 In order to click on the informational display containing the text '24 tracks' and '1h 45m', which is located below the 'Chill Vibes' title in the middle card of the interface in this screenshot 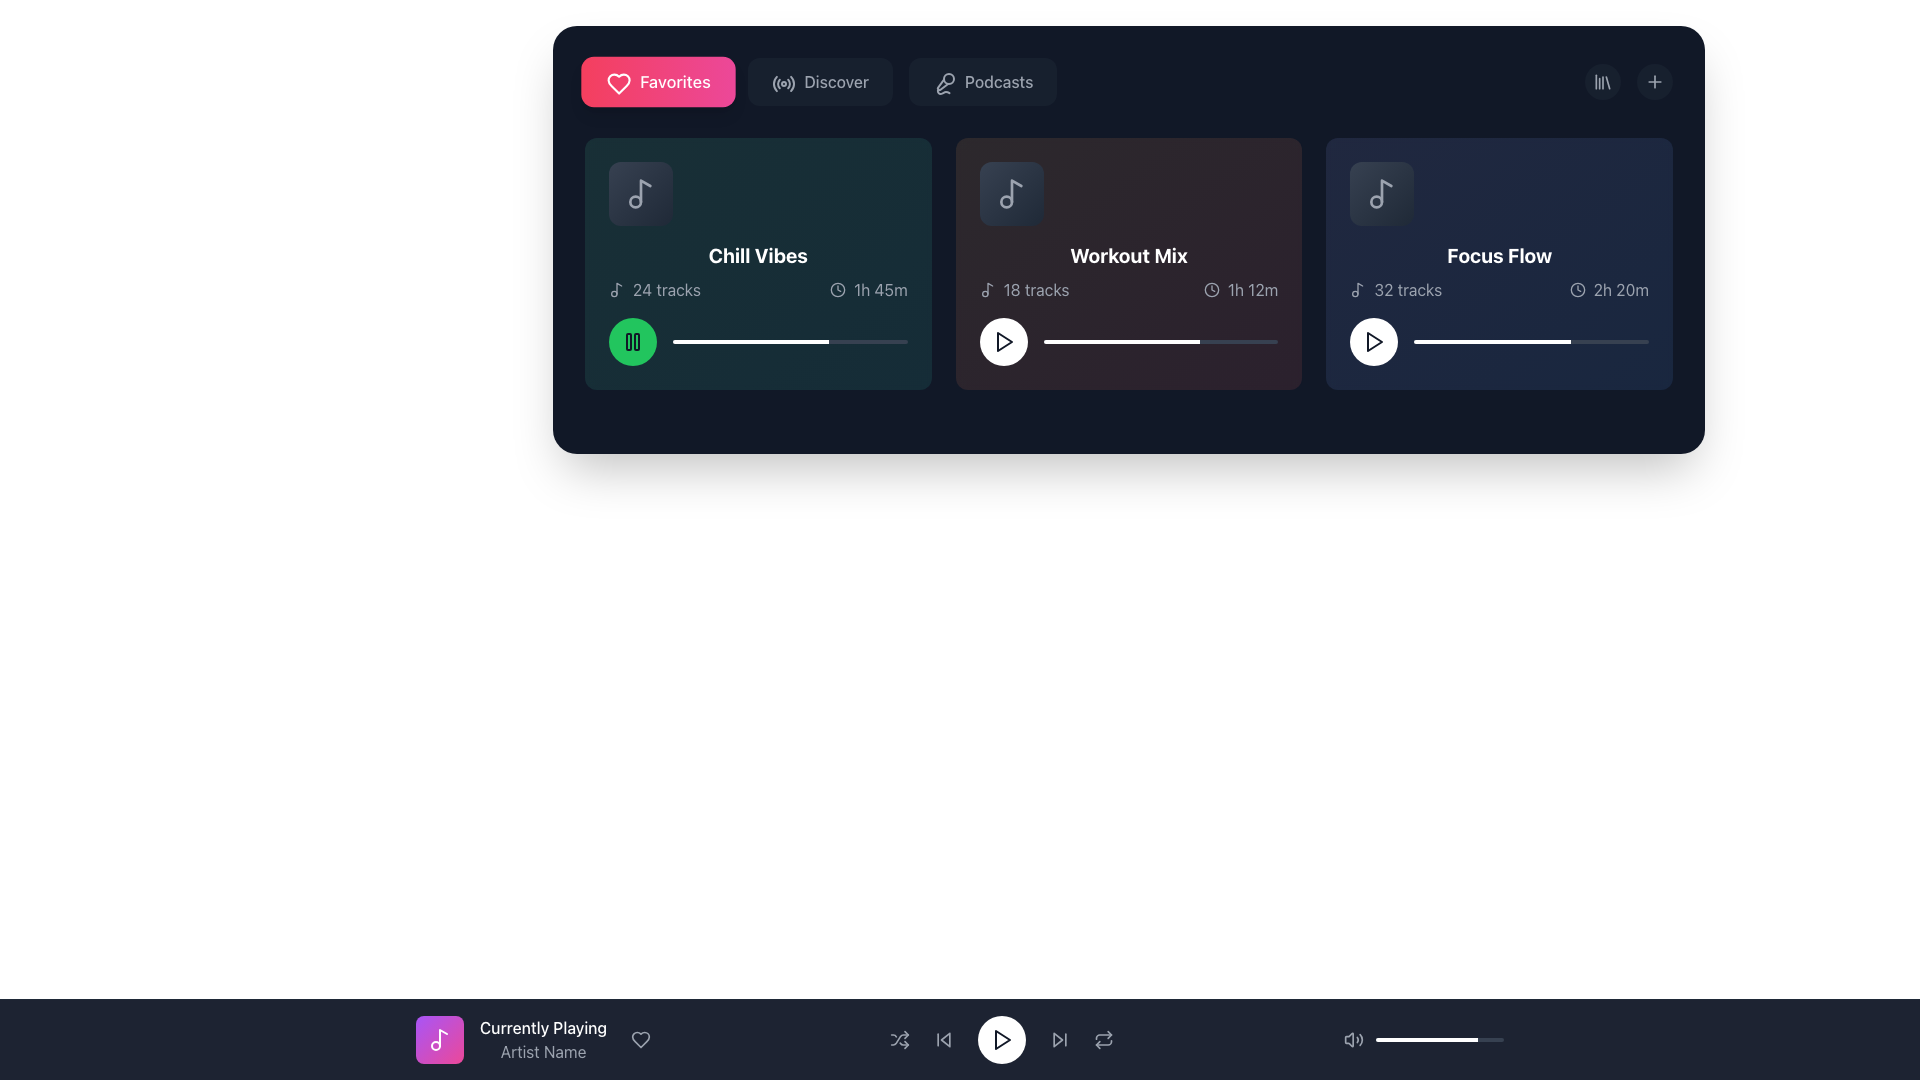, I will do `click(757, 289)`.